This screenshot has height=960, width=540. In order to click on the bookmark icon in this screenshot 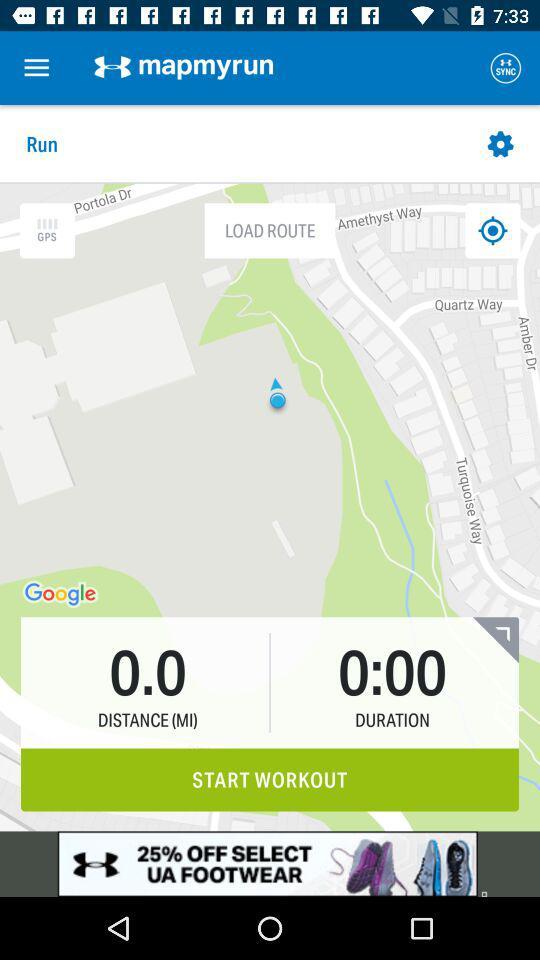, I will do `click(494, 639)`.